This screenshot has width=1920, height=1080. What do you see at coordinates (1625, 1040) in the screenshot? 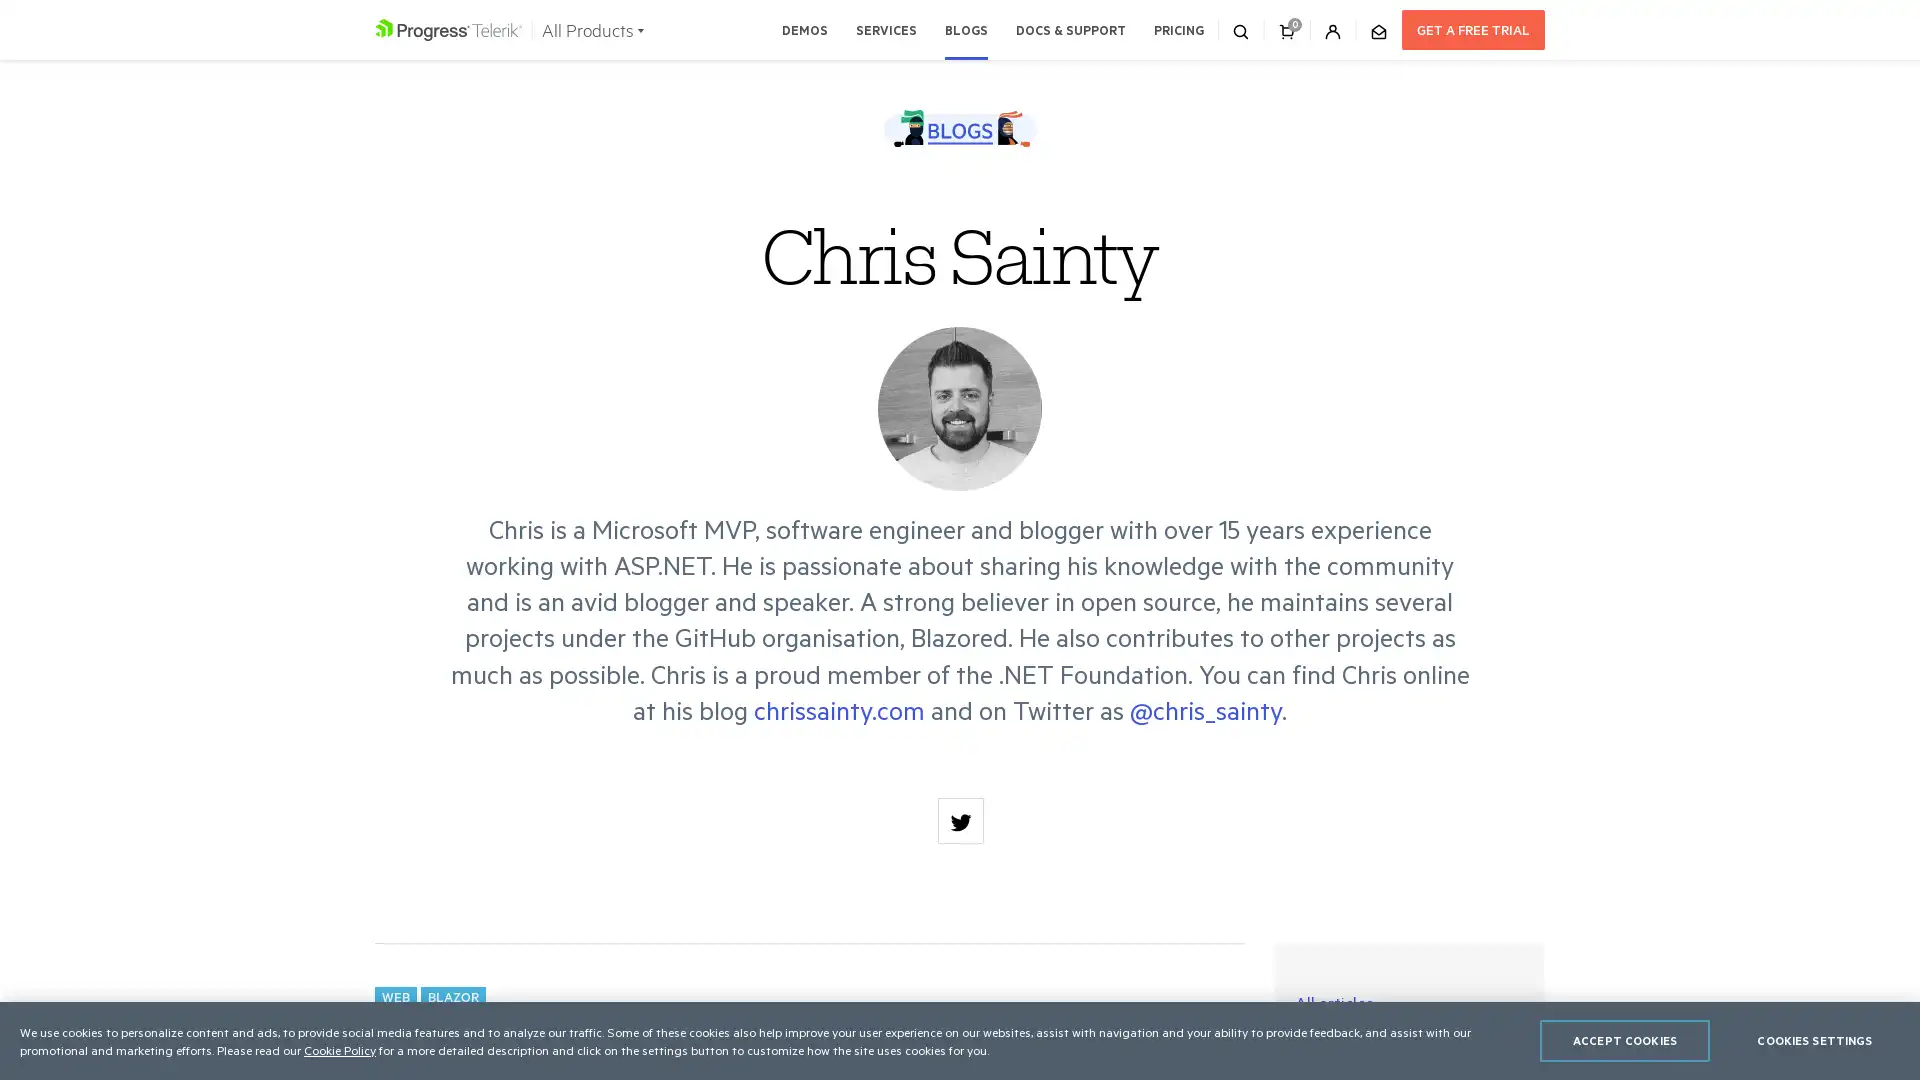
I see `ACCEPT COOKIES` at bounding box center [1625, 1040].